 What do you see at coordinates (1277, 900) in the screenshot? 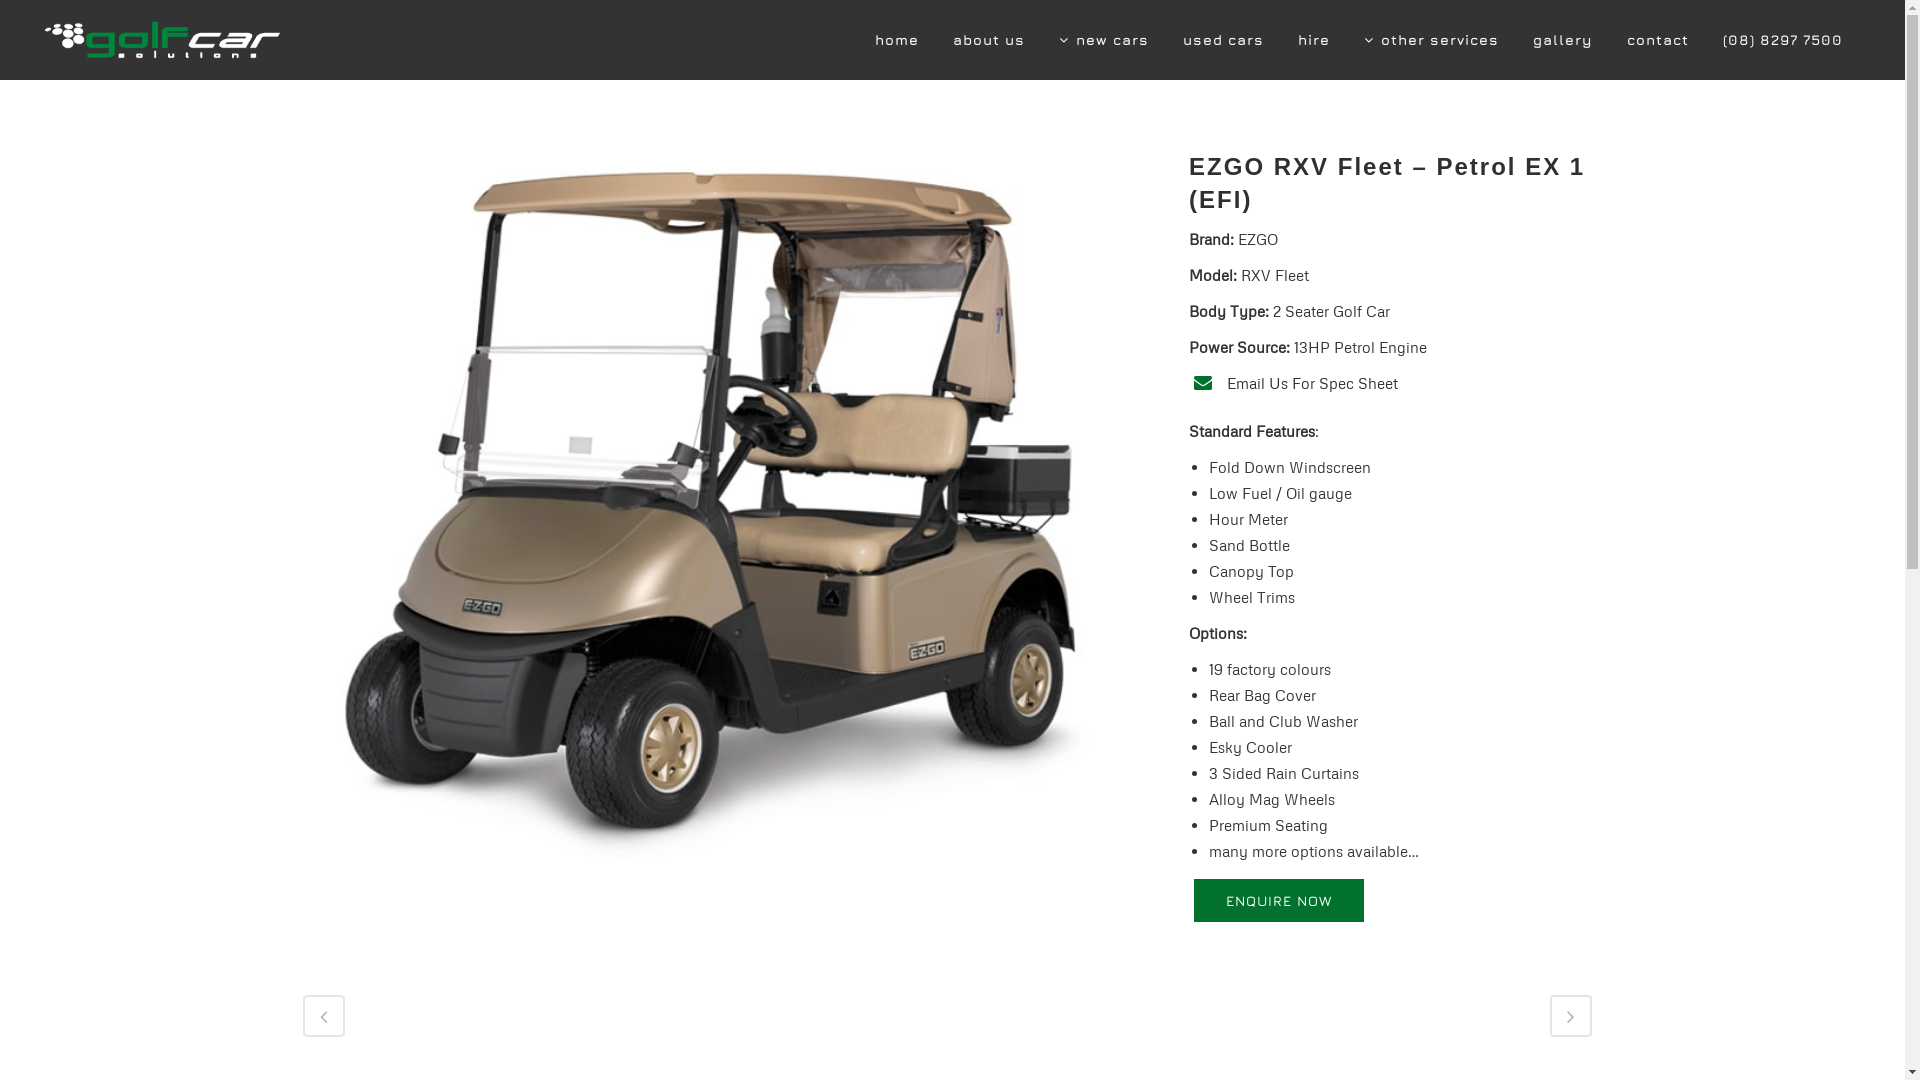
I see `'ENQUIRE NOW'` at bounding box center [1277, 900].